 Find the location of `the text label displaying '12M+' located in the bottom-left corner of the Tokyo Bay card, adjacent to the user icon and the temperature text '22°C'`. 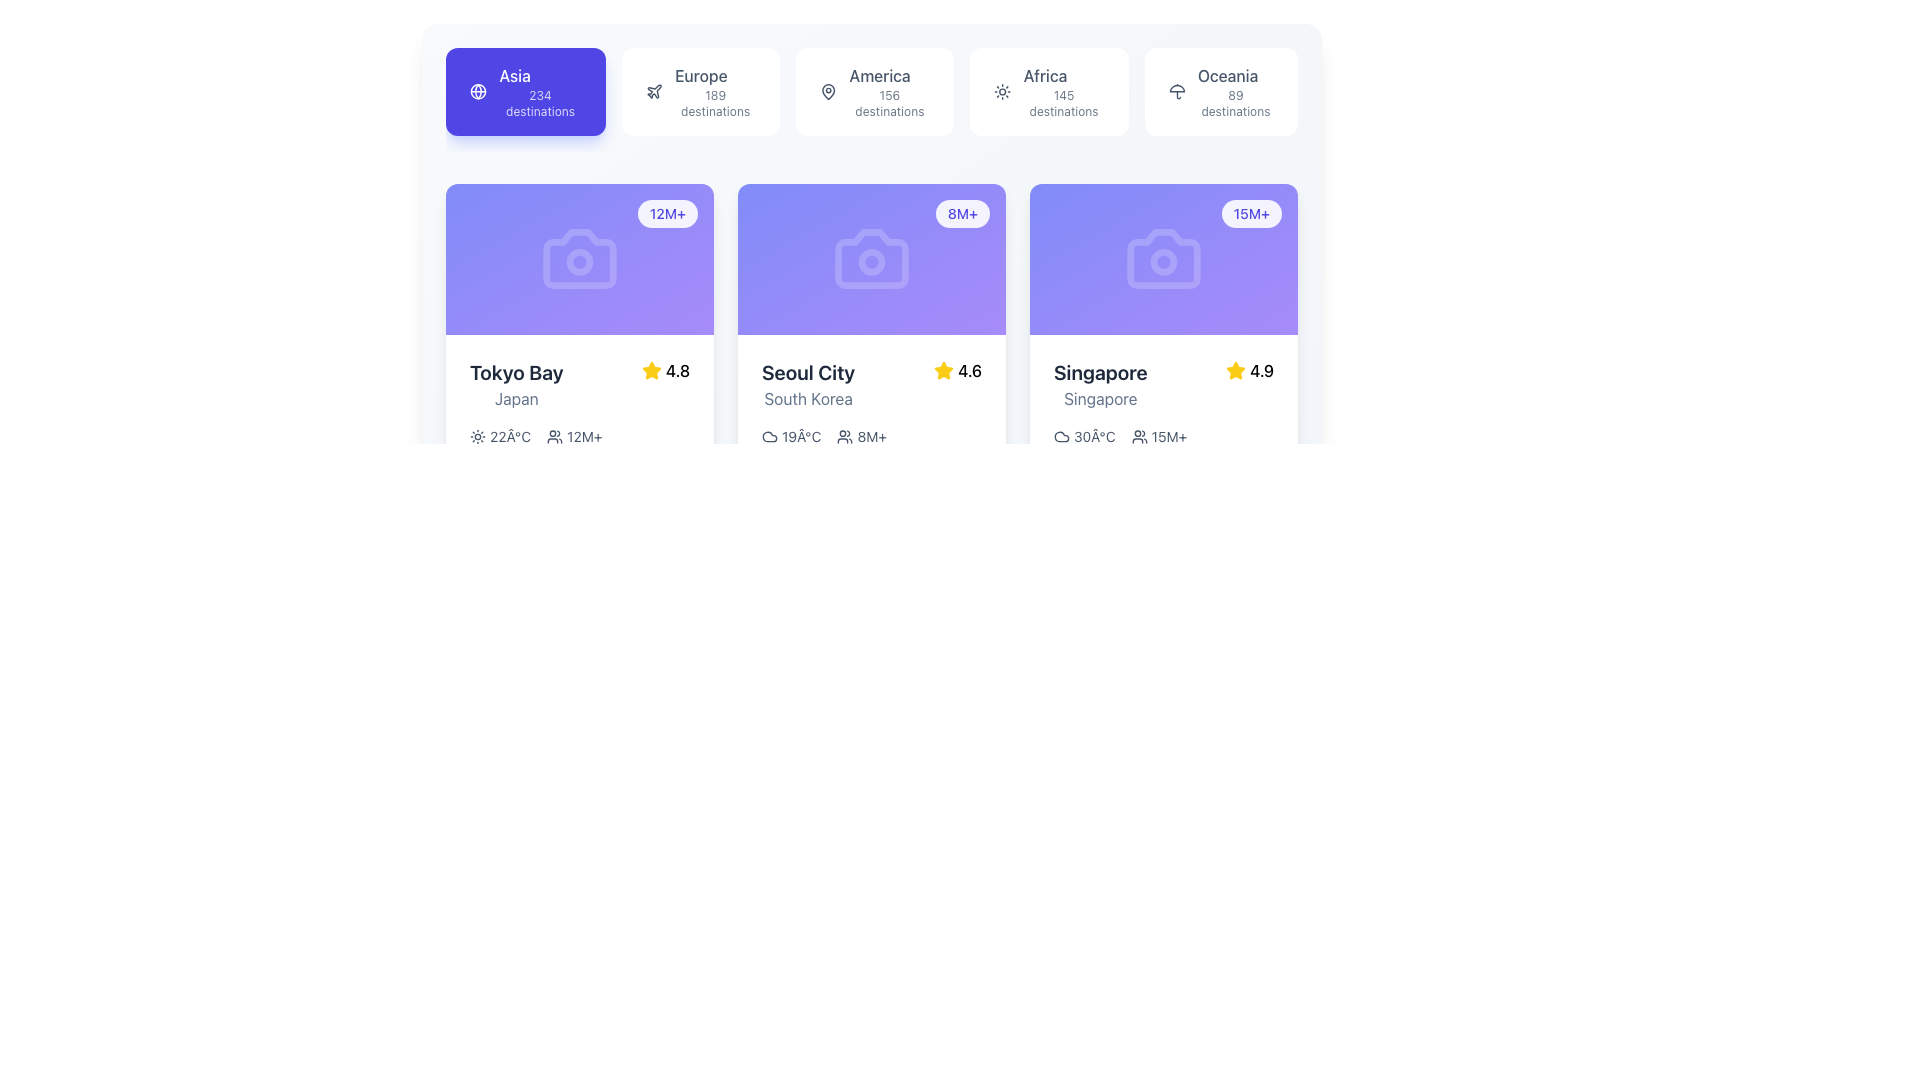

the text label displaying '12M+' located in the bottom-left corner of the Tokyo Bay card, adjacent to the user icon and the temperature text '22°C' is located at coordinates (573, 435).